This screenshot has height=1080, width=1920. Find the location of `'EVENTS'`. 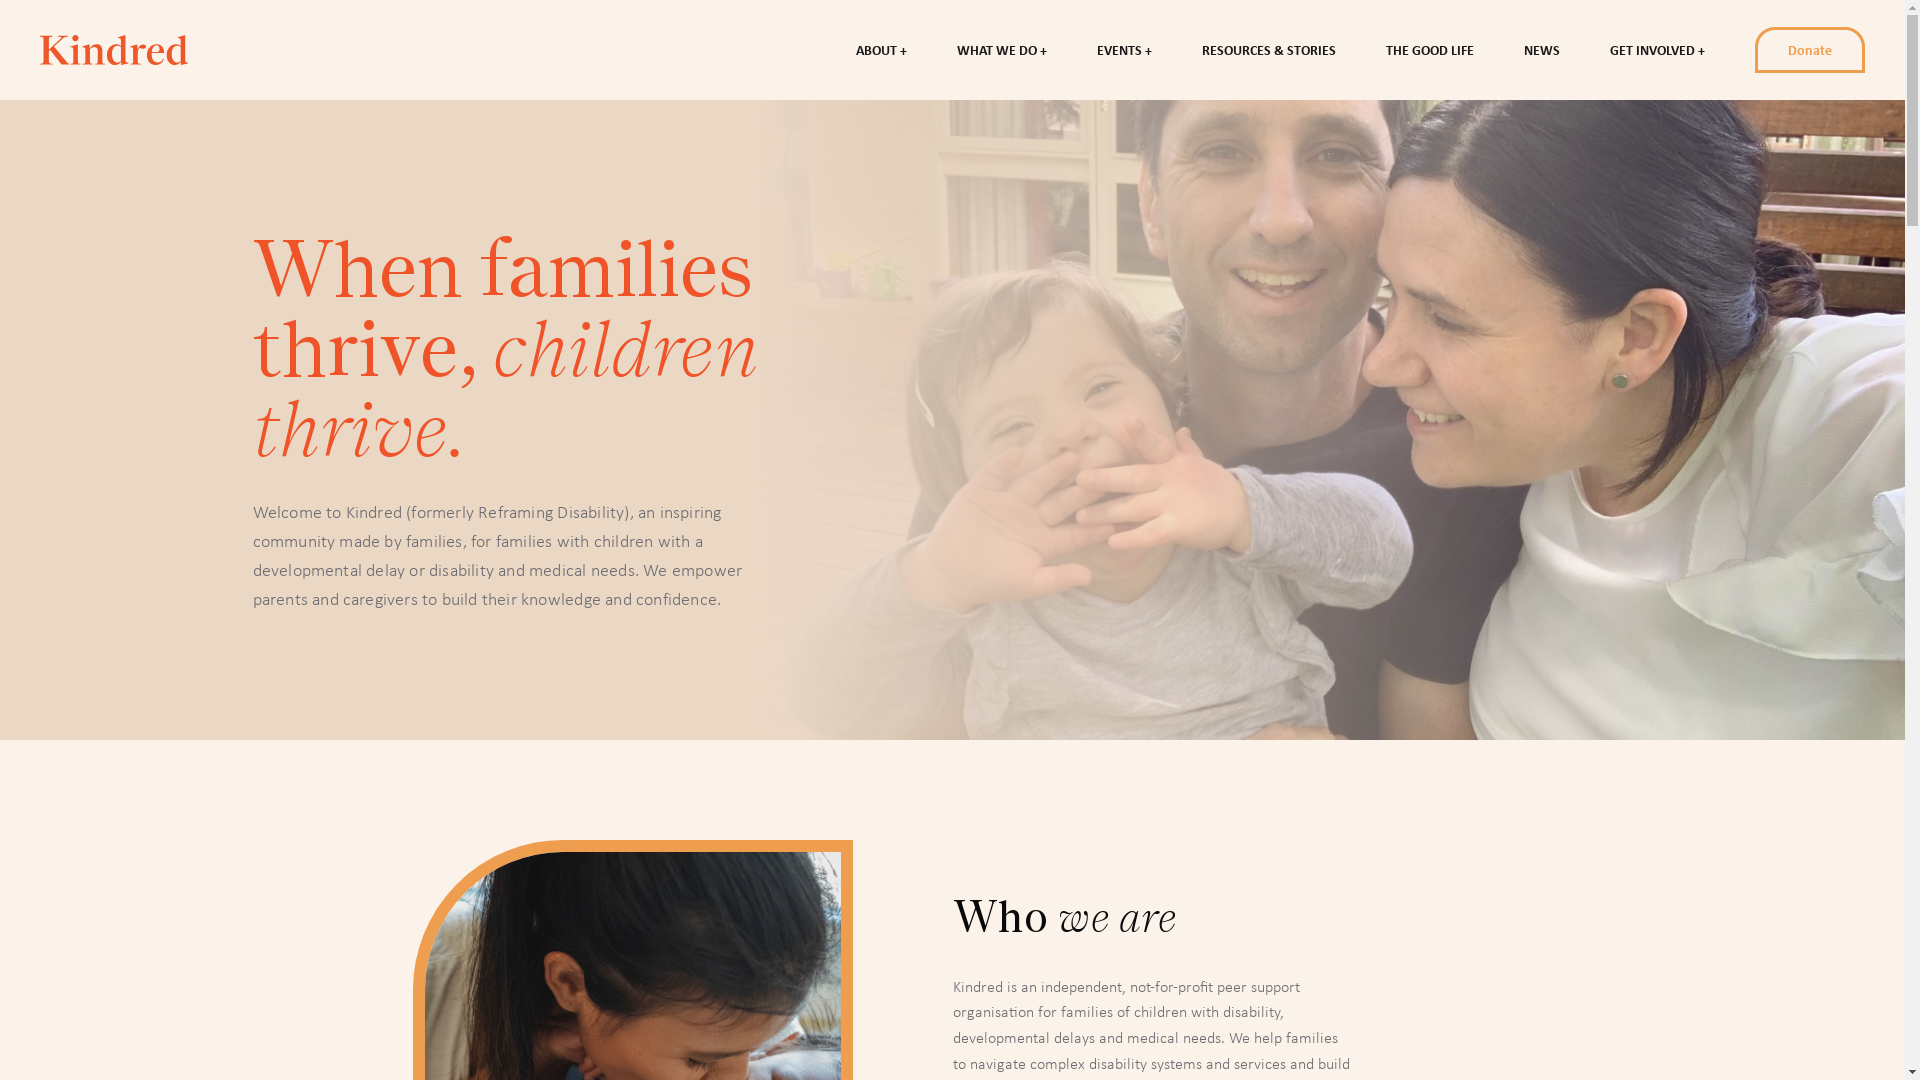

'EVENTS' is located at coordinates (1124, 49).